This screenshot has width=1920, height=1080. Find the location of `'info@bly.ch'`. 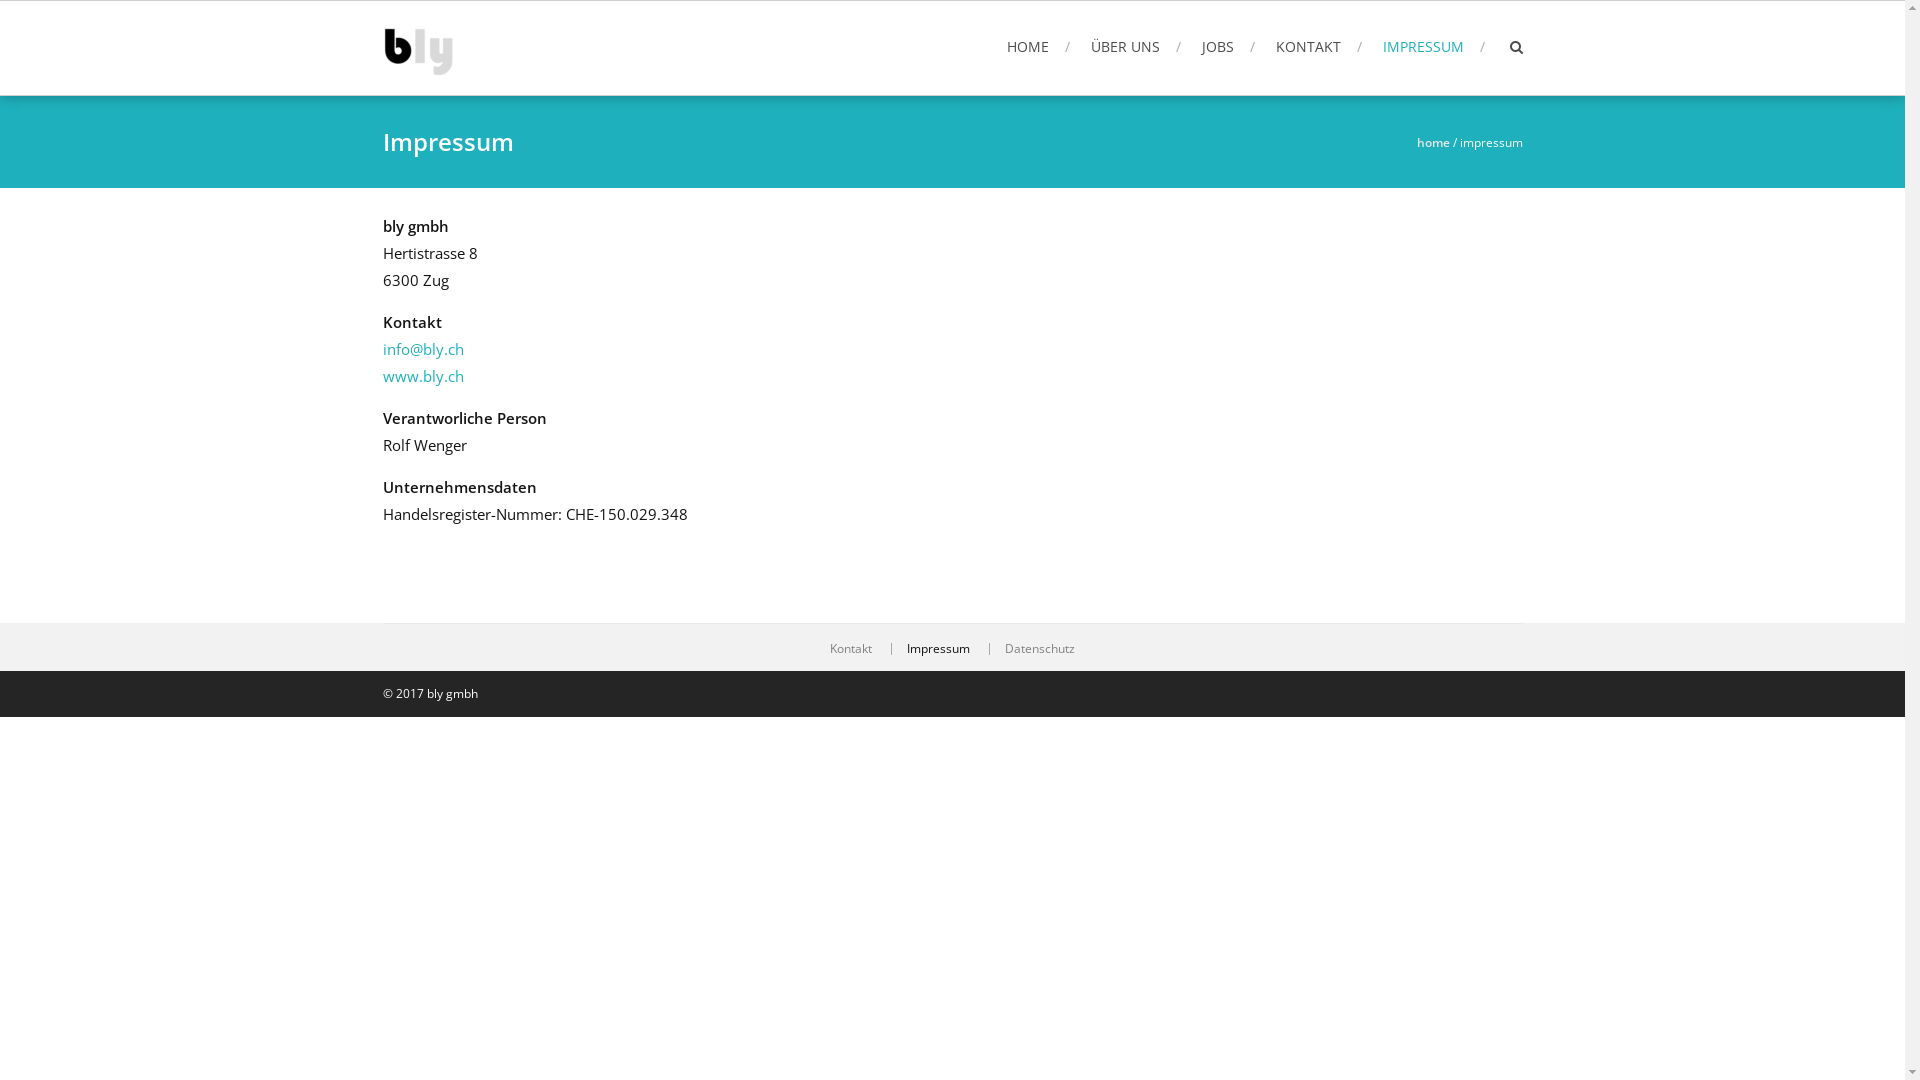

'info@bly.ch' is located at coordinates (421, 347).